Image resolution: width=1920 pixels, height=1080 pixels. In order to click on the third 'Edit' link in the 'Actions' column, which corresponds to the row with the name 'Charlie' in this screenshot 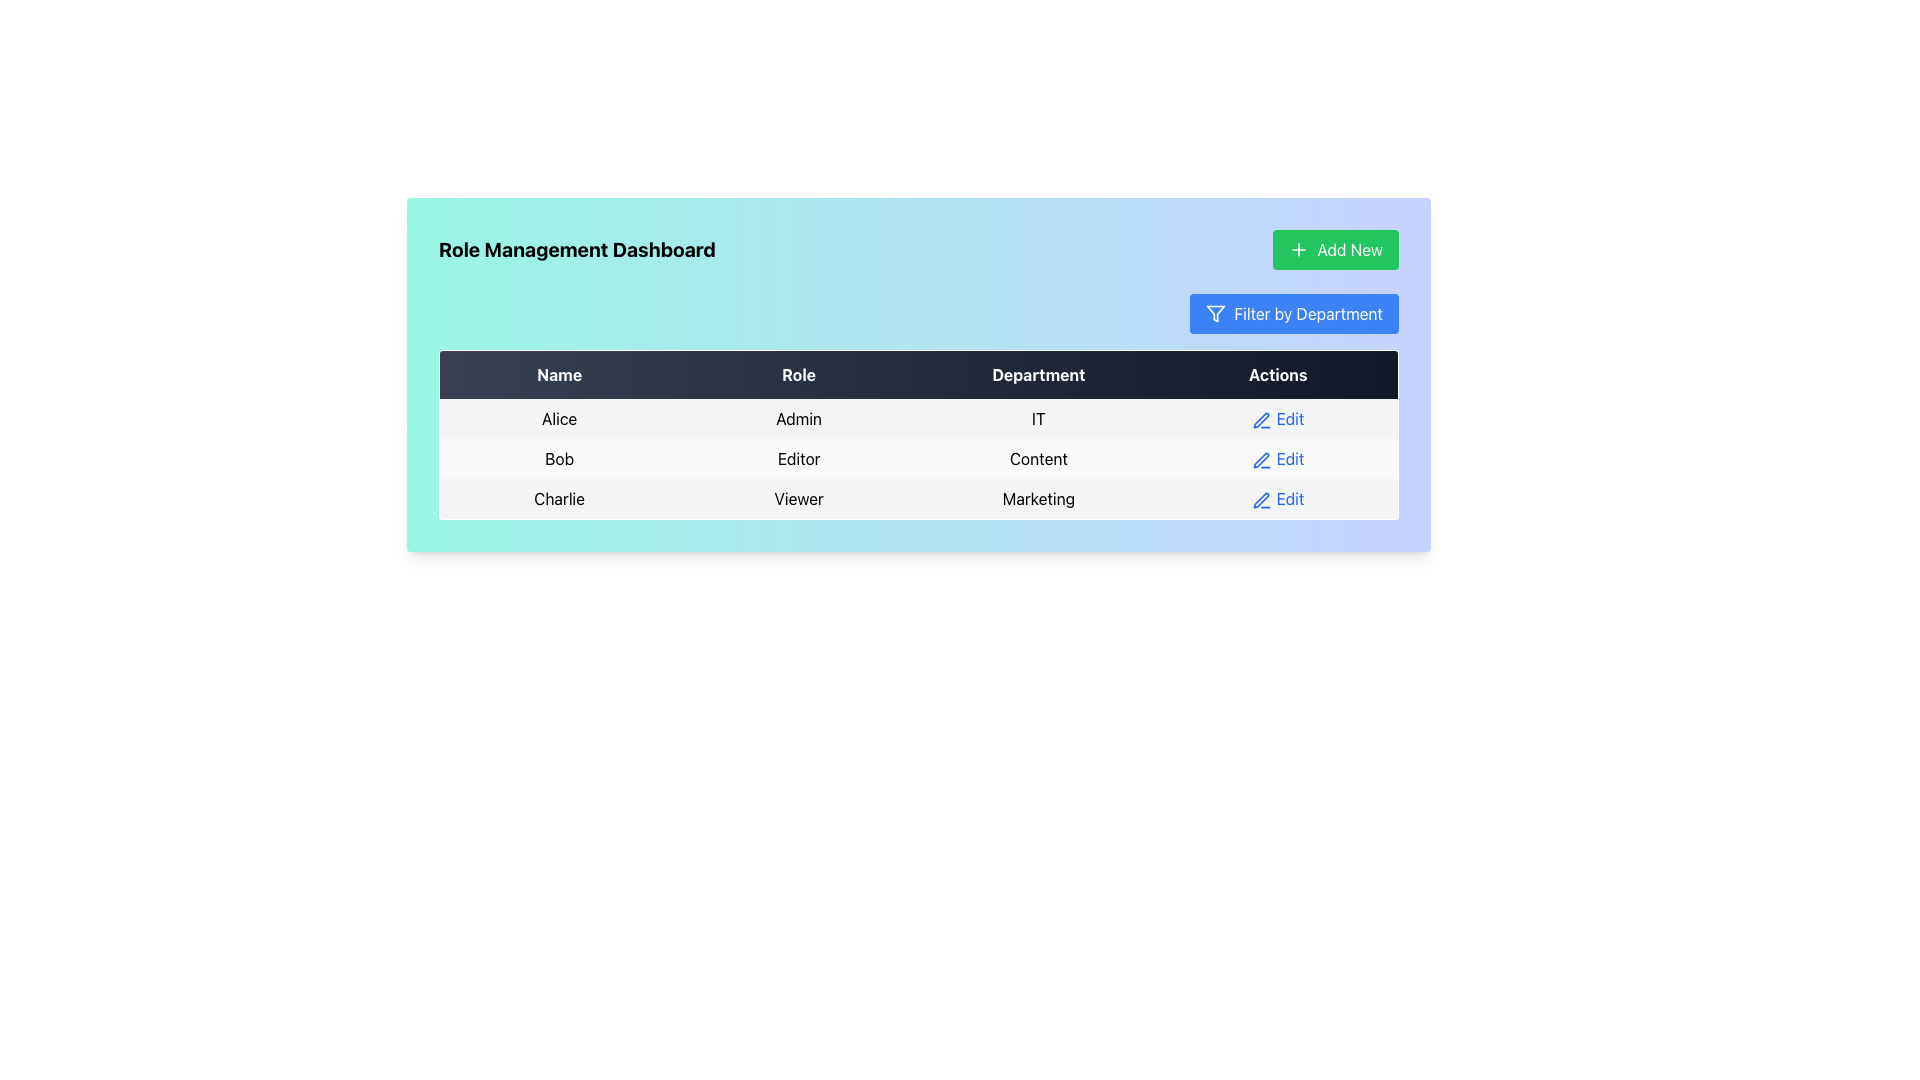, I will do `click(1277, 497)`.